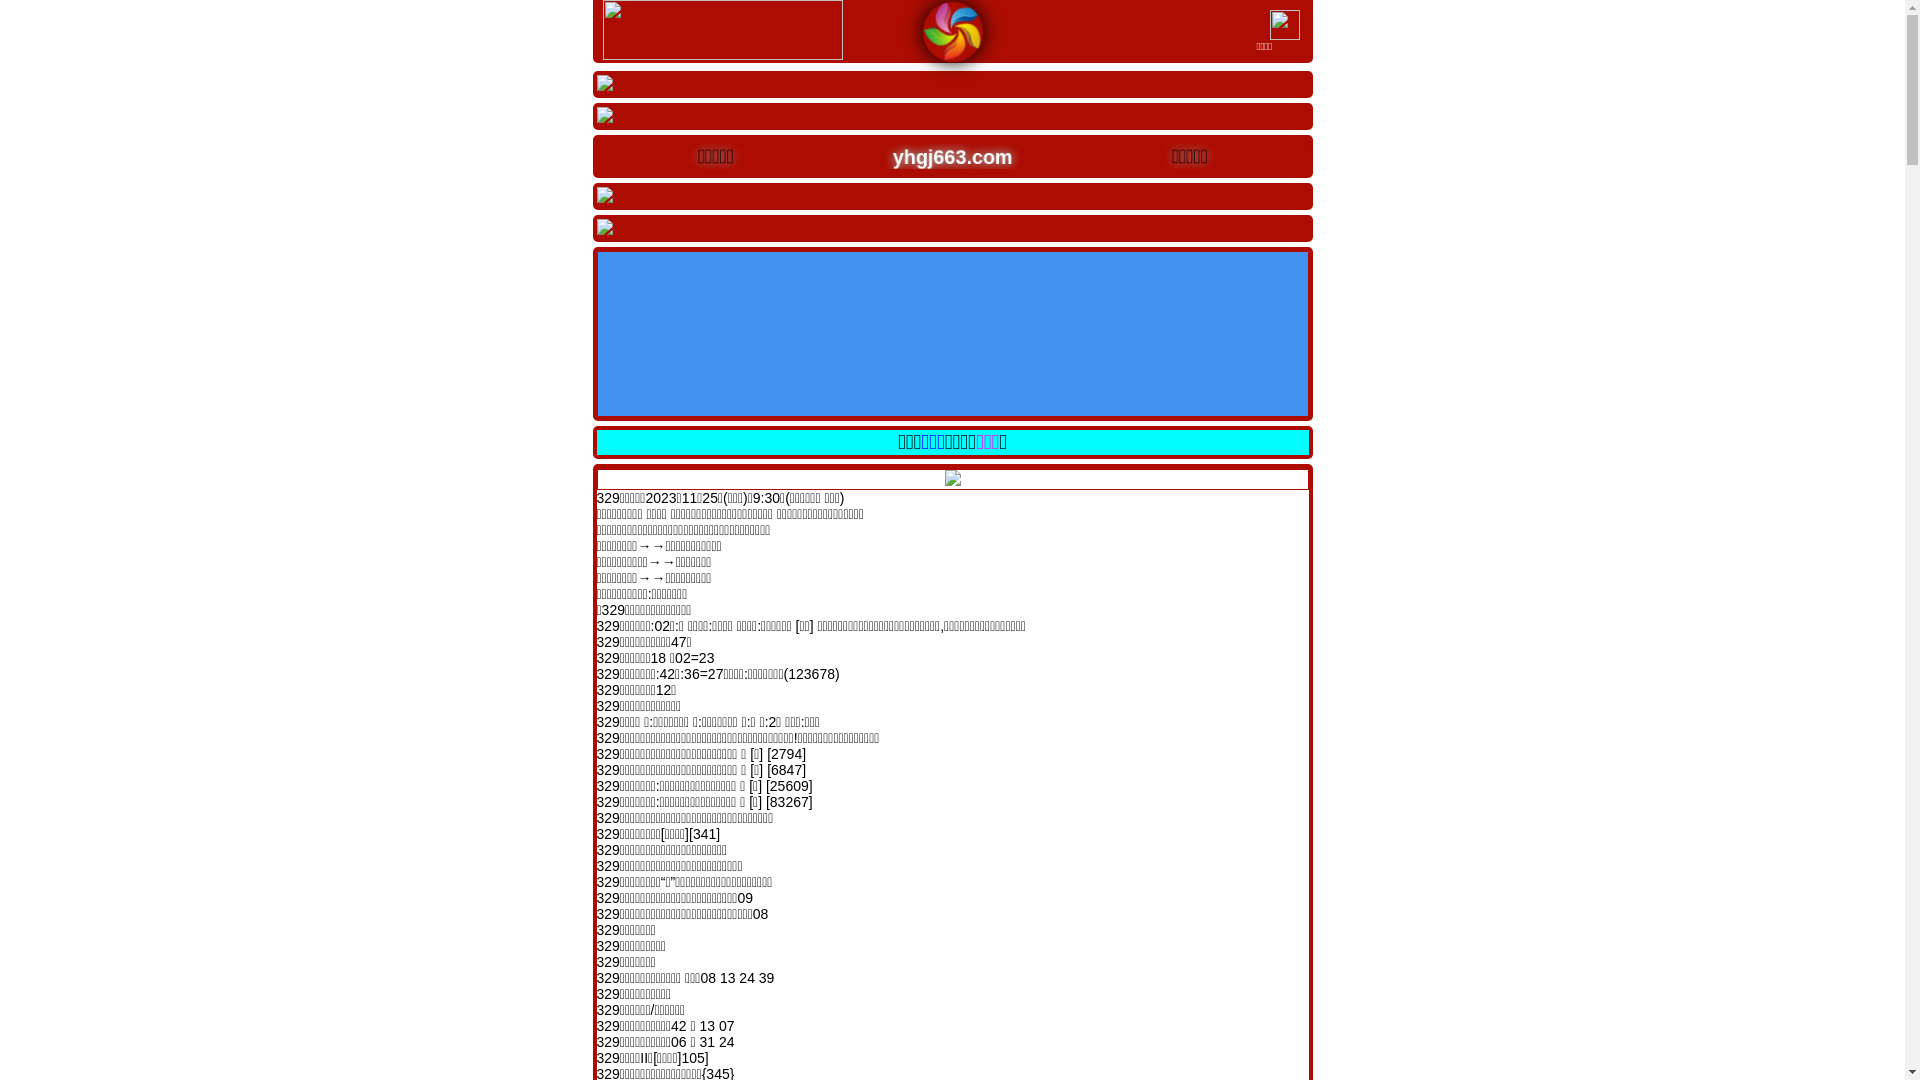 The image size is (1920, 1080). What do you see at coordinates (936, 153) in the screenshot?
I see `'yhgj663.com'` at bounding box center [936, 153].